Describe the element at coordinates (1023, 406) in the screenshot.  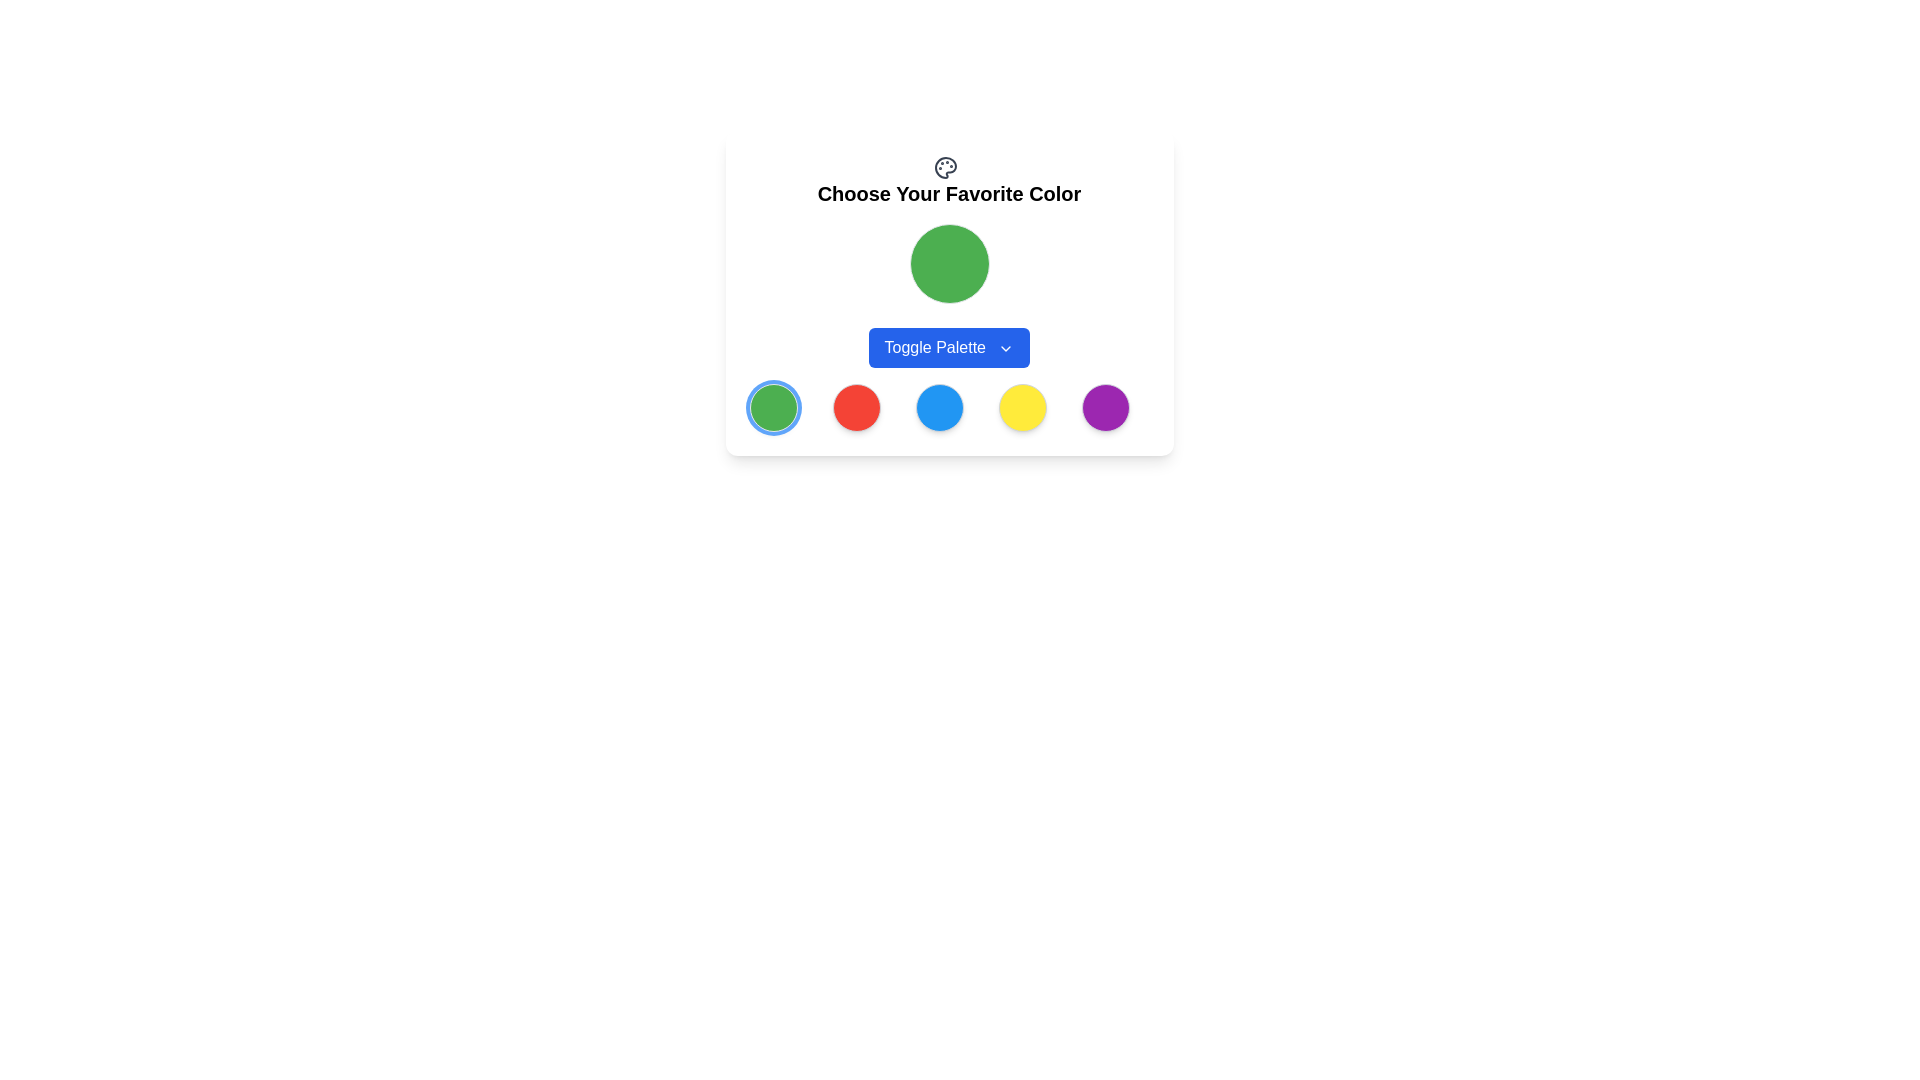
I see `the fourth circular button representing the yellow color option in the color selection palette` at that location.